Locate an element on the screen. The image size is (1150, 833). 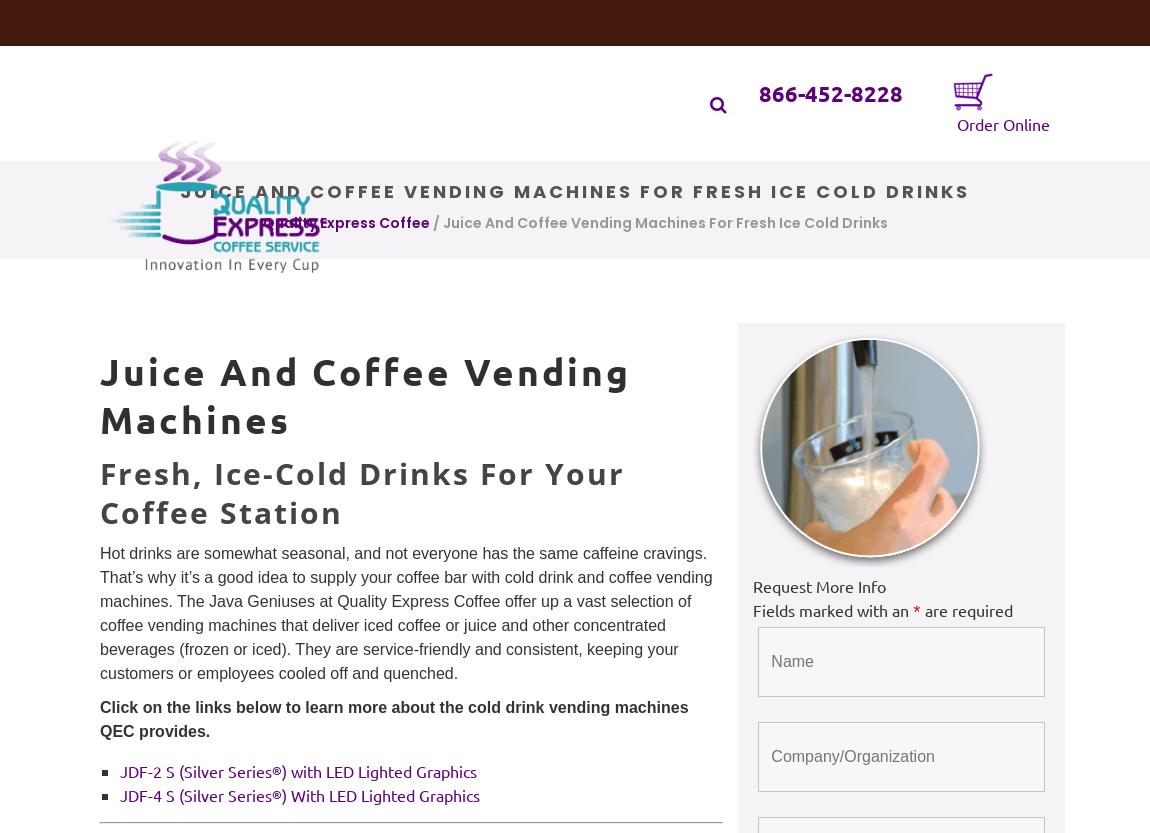
'*' is located at coordinates (917, 610).